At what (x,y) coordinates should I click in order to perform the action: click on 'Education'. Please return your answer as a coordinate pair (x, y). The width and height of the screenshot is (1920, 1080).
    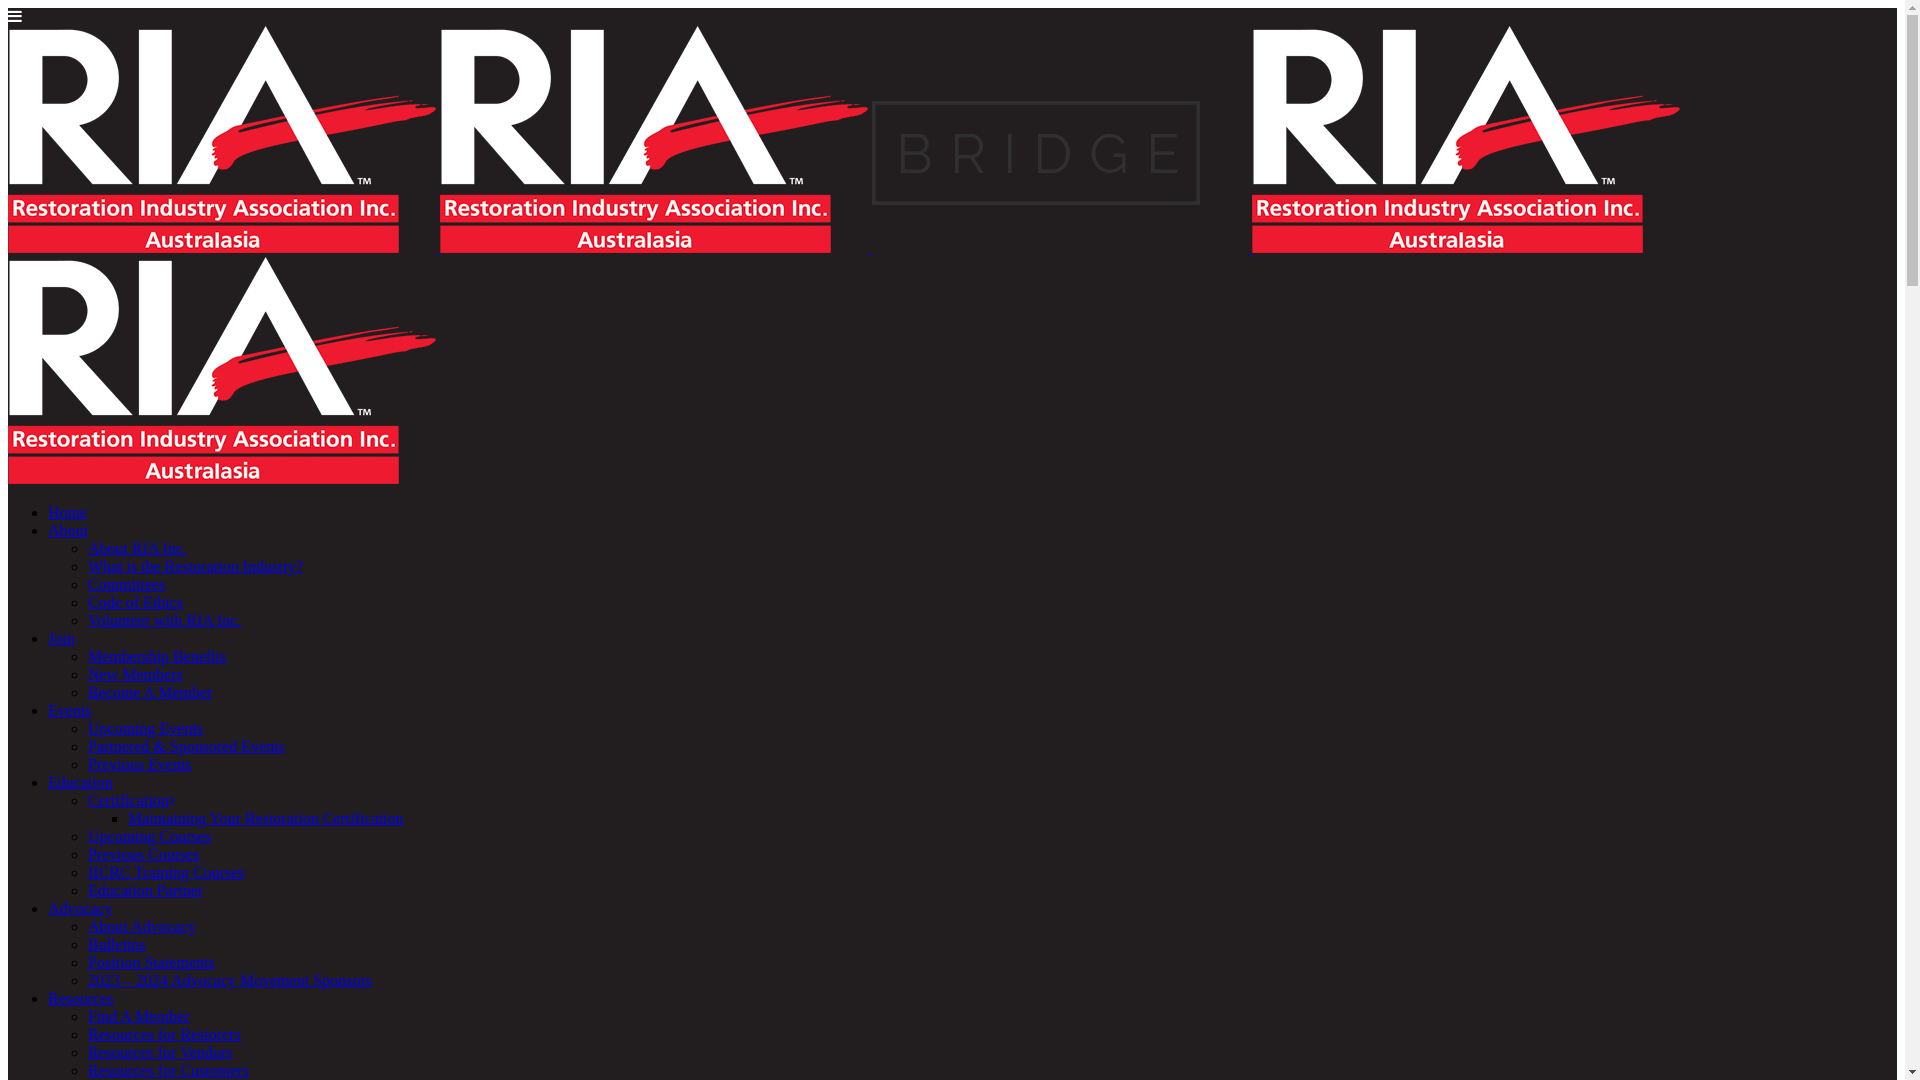
    Looking at the image, I should click on (80, 781).